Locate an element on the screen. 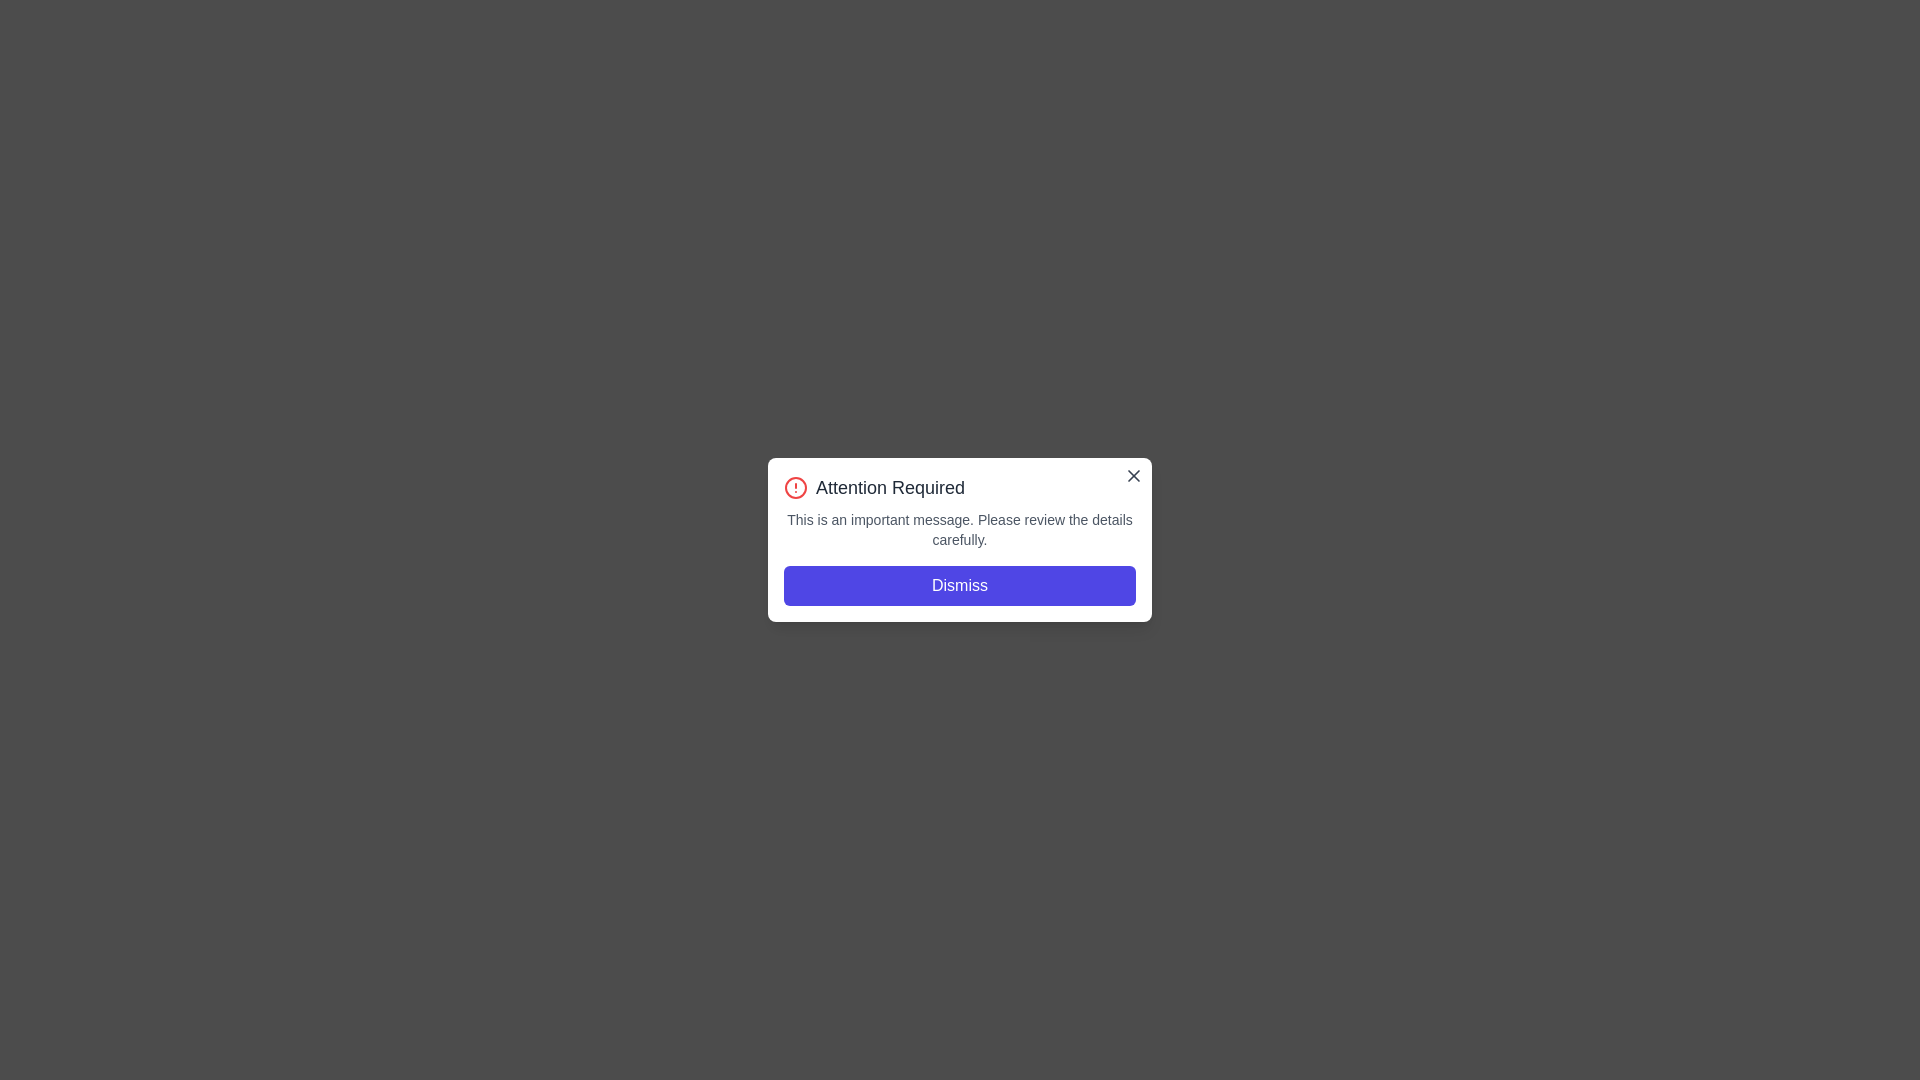 This screenshot has height=1080, width=1920. the tilted cross icon located in the top-right corner of the 'Attention Required' dialog box is located at coordinates (1133, 475).